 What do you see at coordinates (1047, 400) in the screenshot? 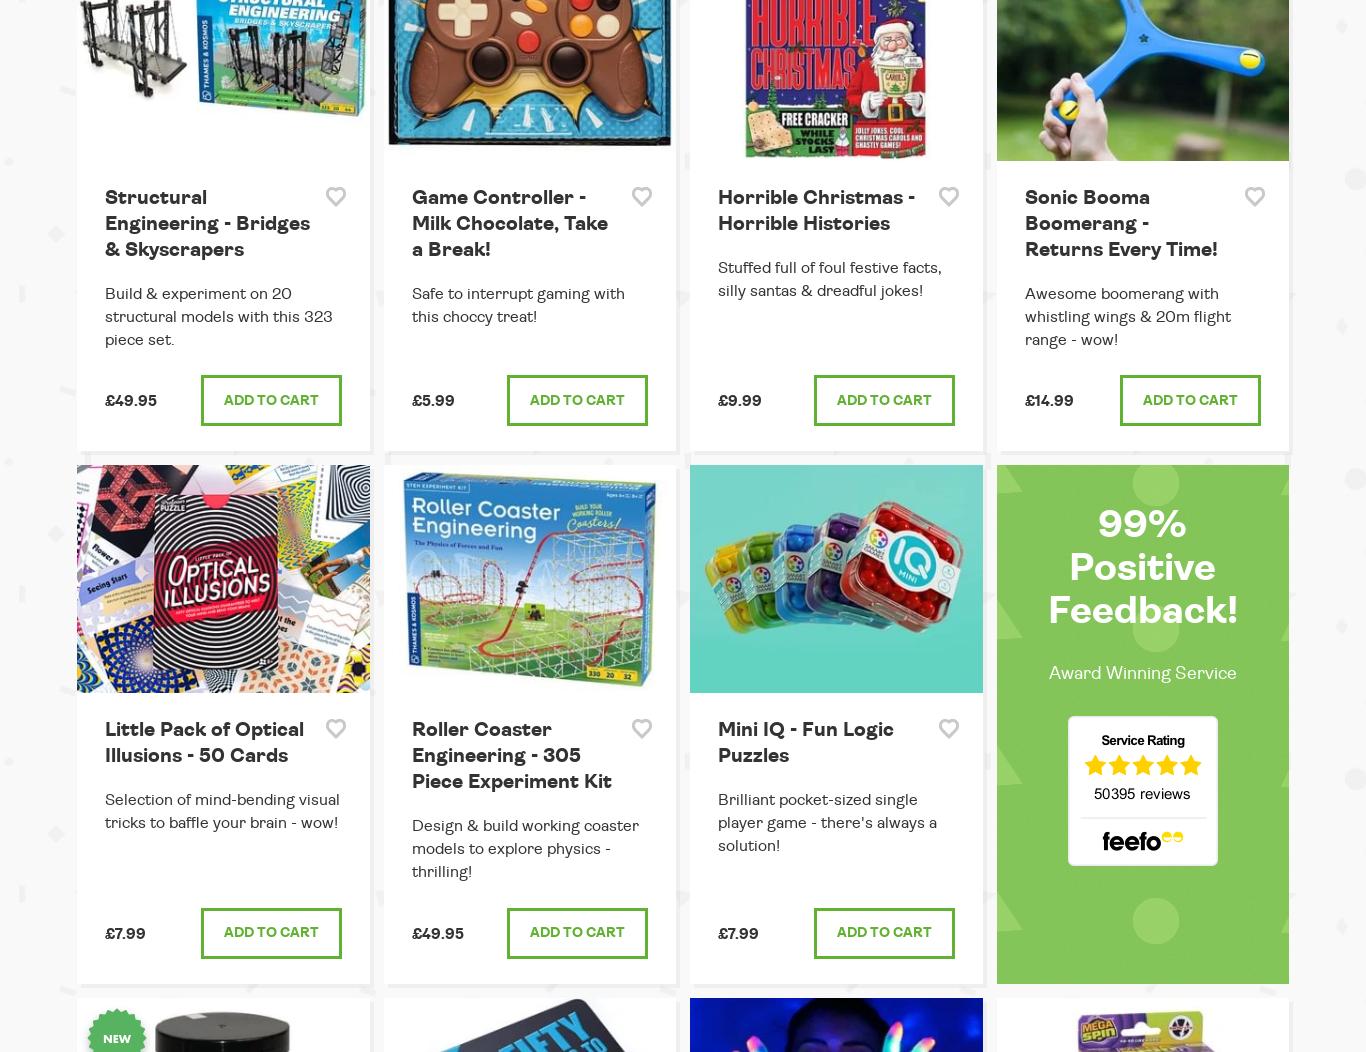
I see `'£14.99'` at bounding box center [1047, 400].